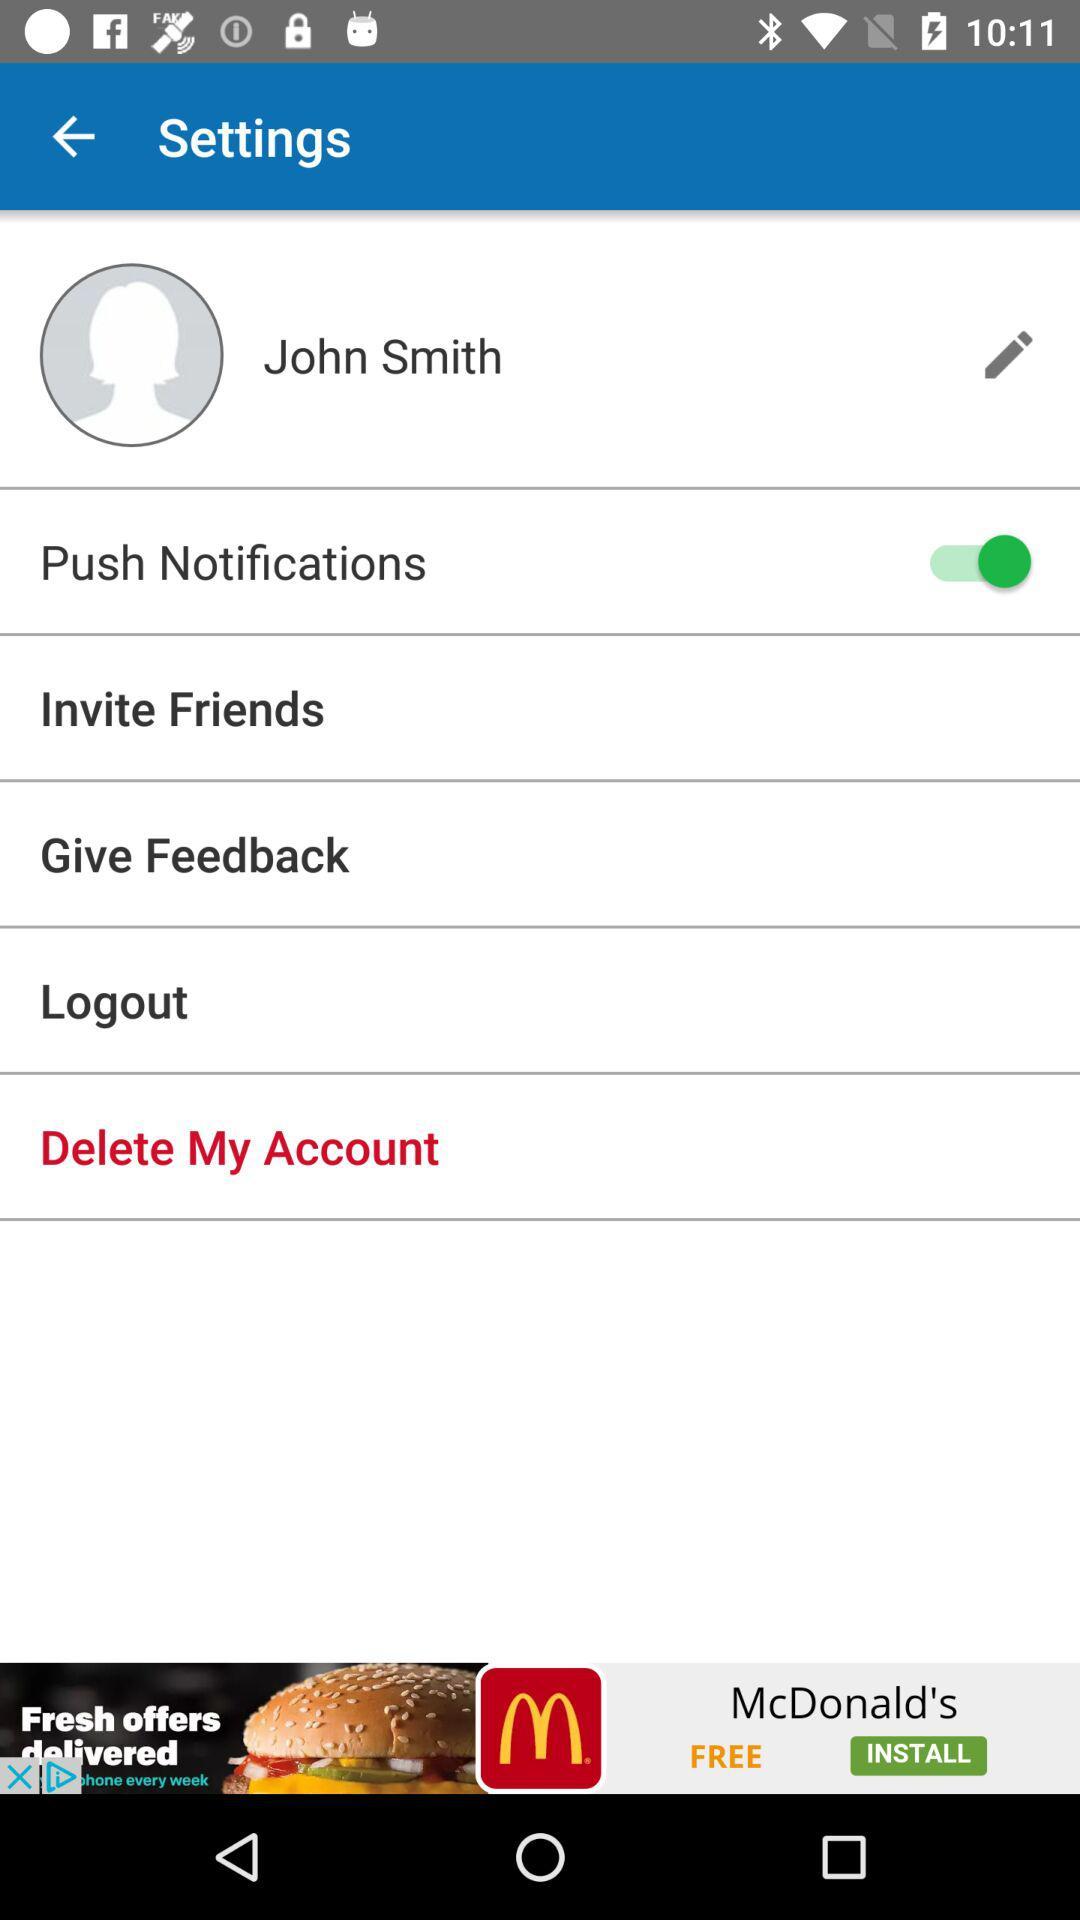  What do you see at coordinates (1008, 354) in the screenshot?
I see `edit` at bounding box center [1008, 354].